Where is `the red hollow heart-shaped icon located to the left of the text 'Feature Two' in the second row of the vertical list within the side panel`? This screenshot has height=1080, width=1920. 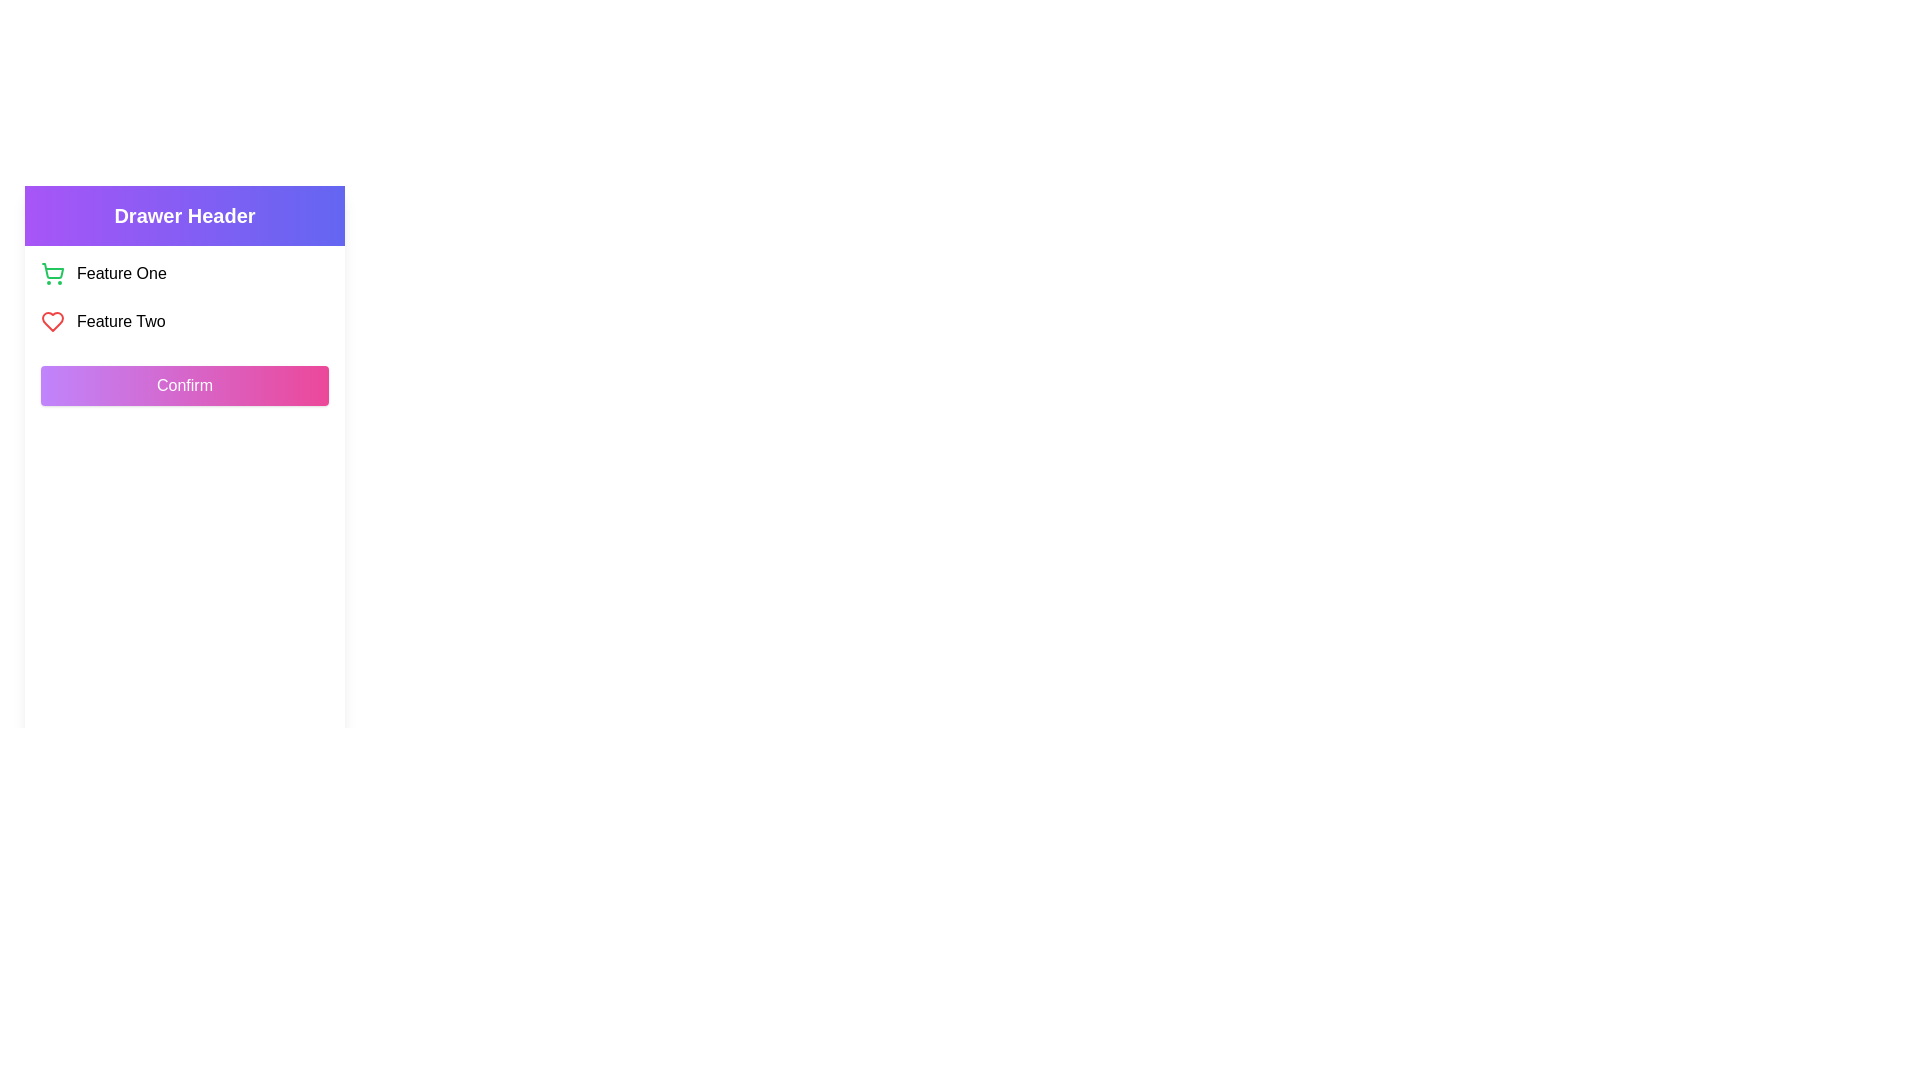 the red hollow heart-shaped icon located to the left of the text 'Feature Two' in the second row of the vertical list within the side panel is located at coordinates (52, 320).